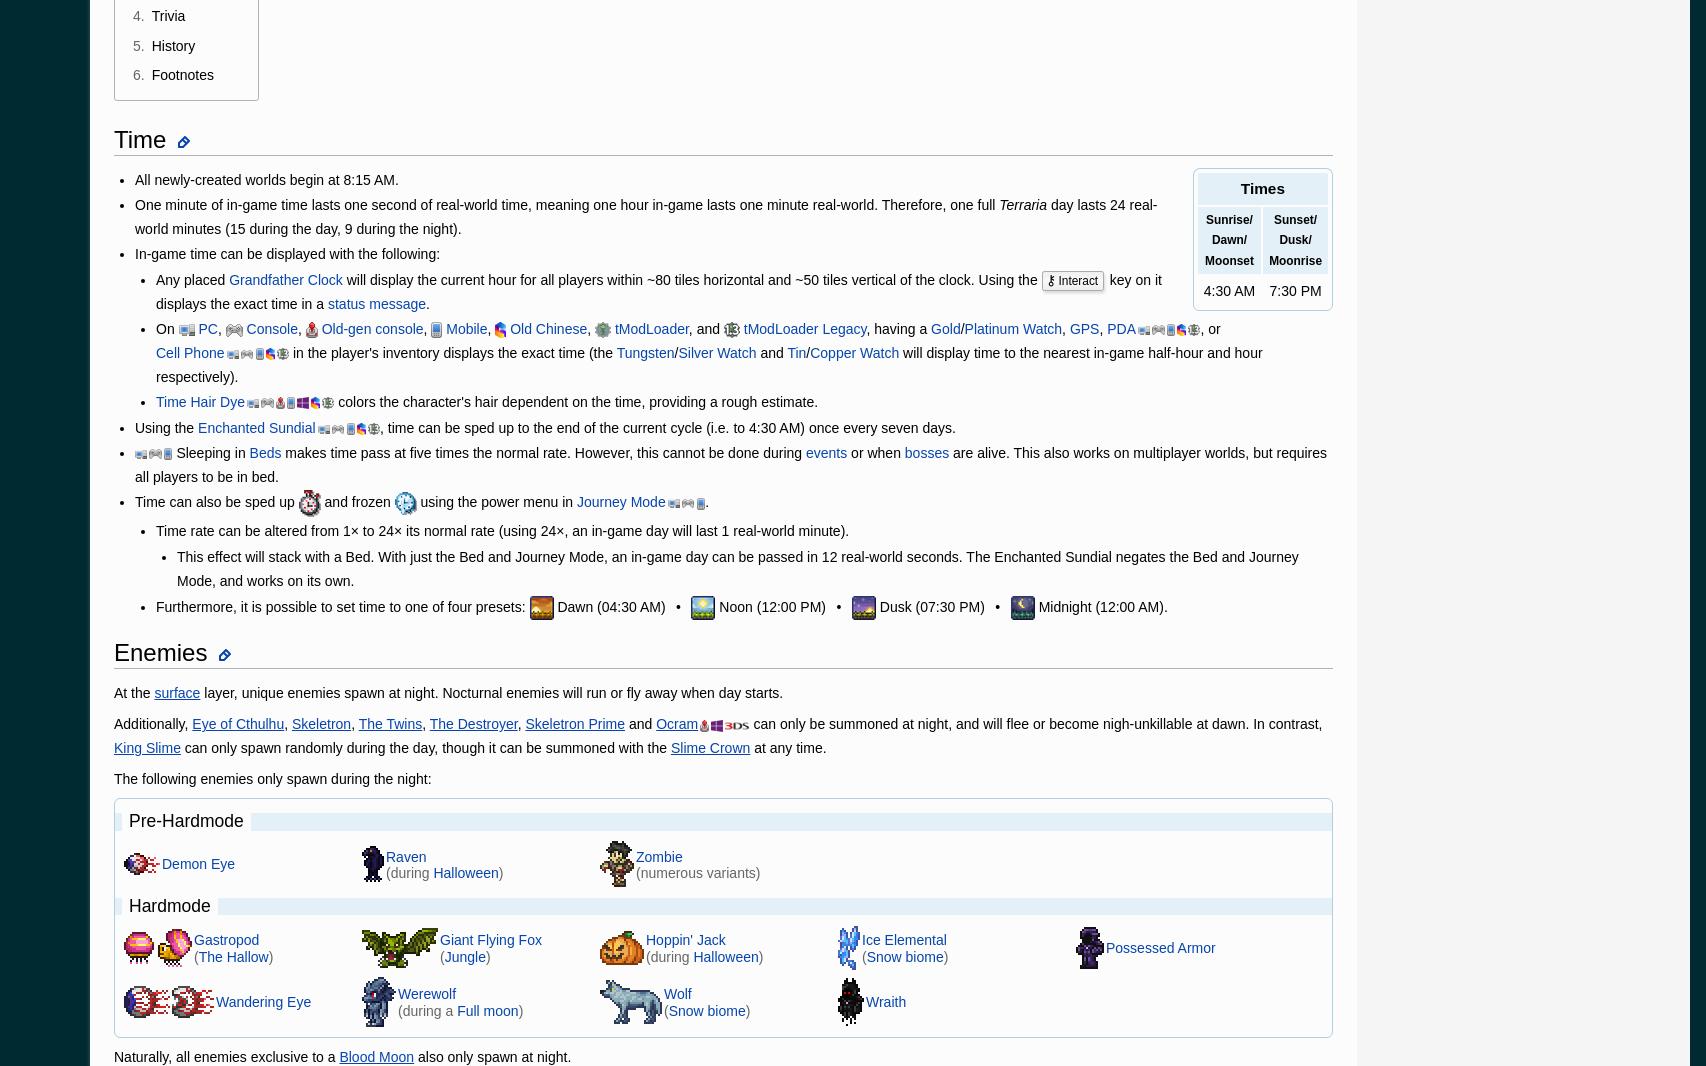 This screenshot has height=1066, width=1706. What do you see at coordinates (290, 852) in the screenshot?
I see `'Miss the old Hydra Skin? Try out our Hydralize gadget! Visit'` at bounding box center [290, 852].